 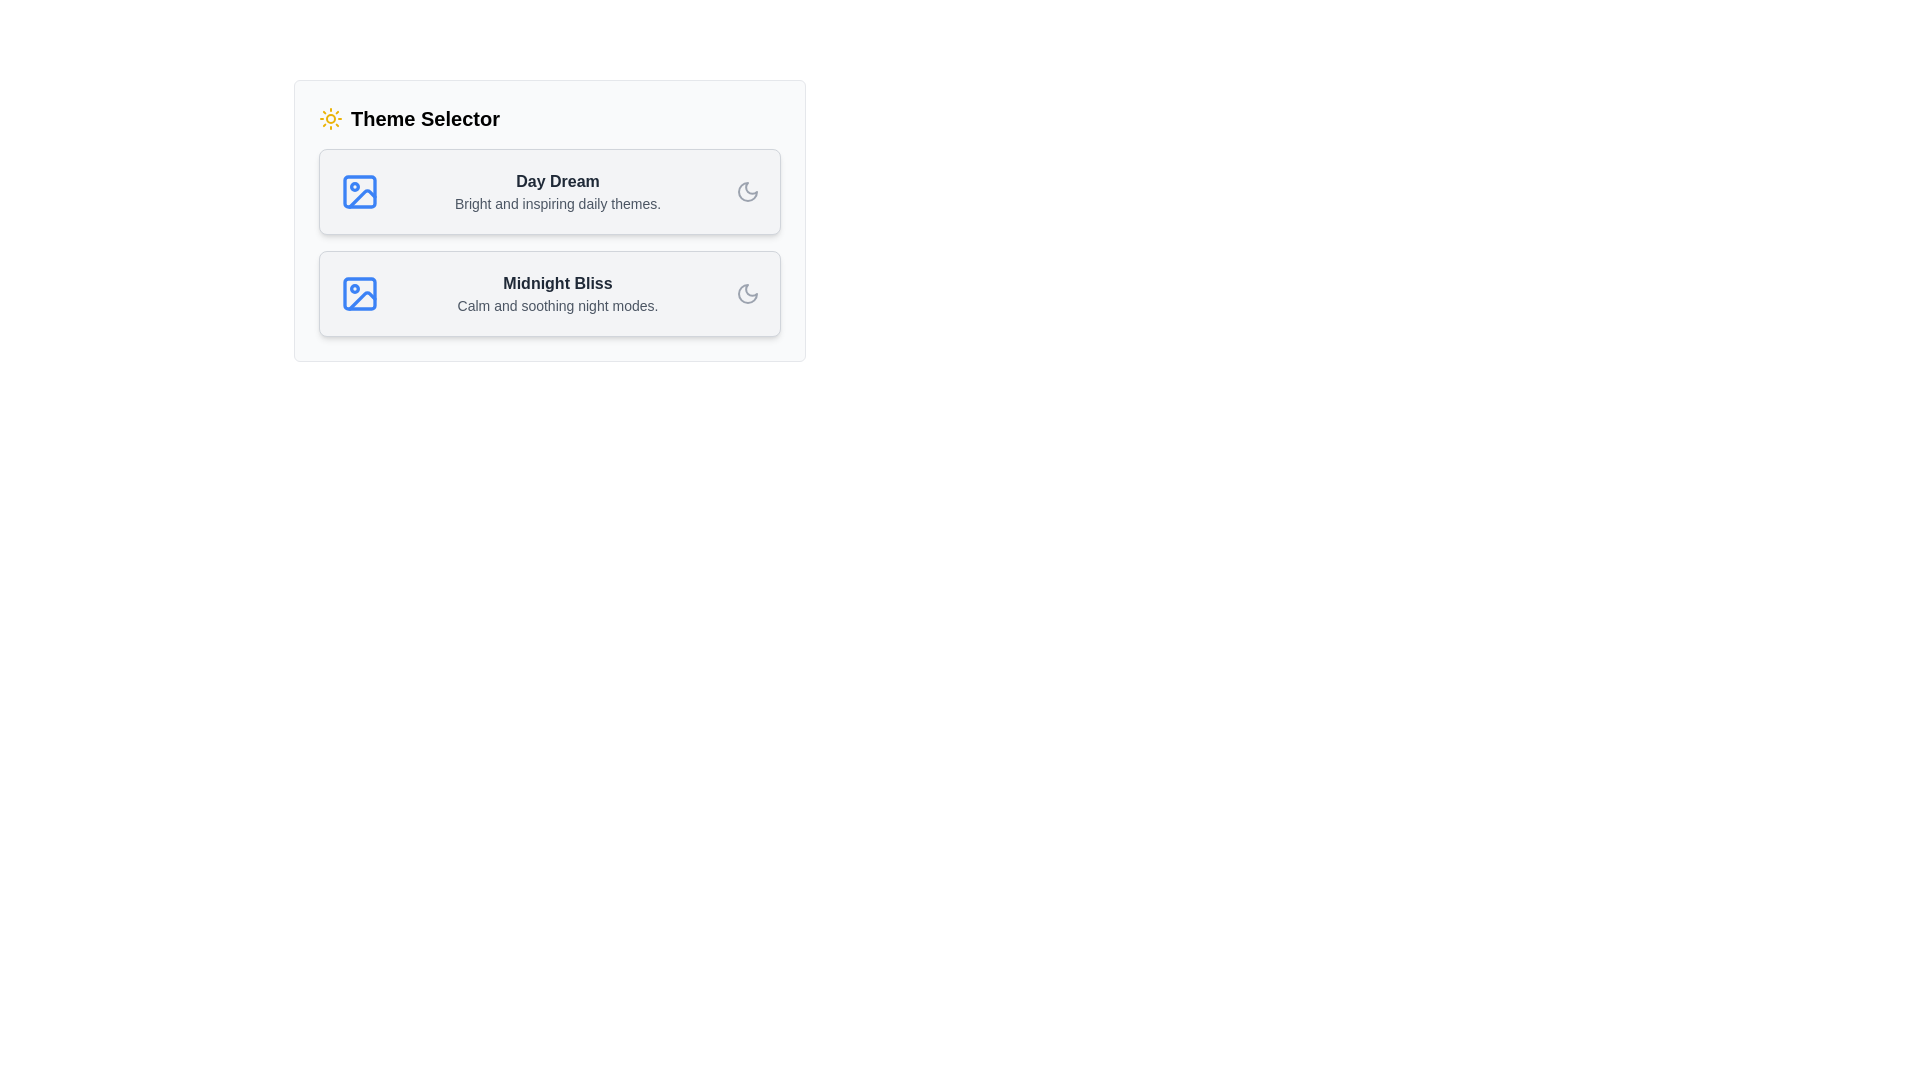 What do you see at coordinates (550, 119) in the screenshot?
I see `the text element Theme Selector to inspect its content closely` at bounding box center [550, 119].